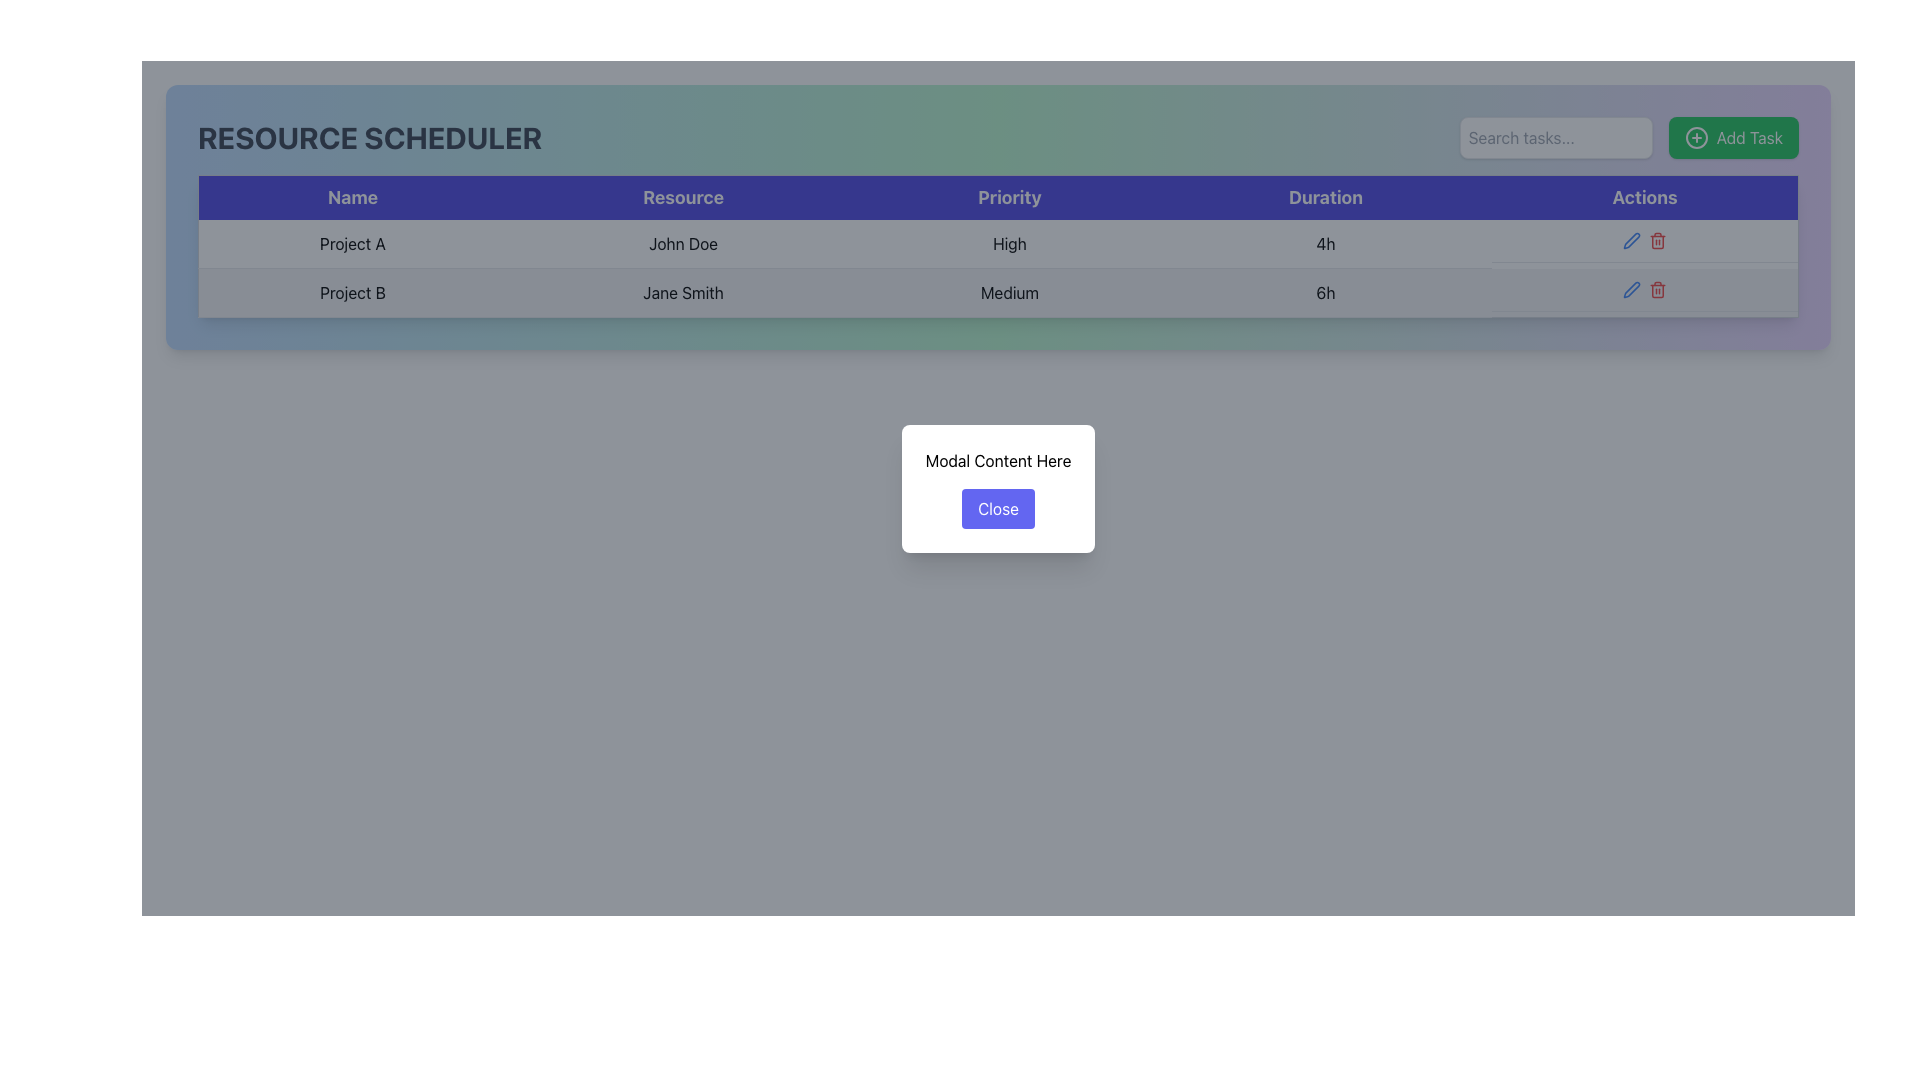 This screenshot has height=1080, width=1920. Describe the element at coordinates (1658, 289) in the screenshot. I see `the red trash icon in the bottom-right cell of the second row of the 'Resource Scheduler' table` at that location.